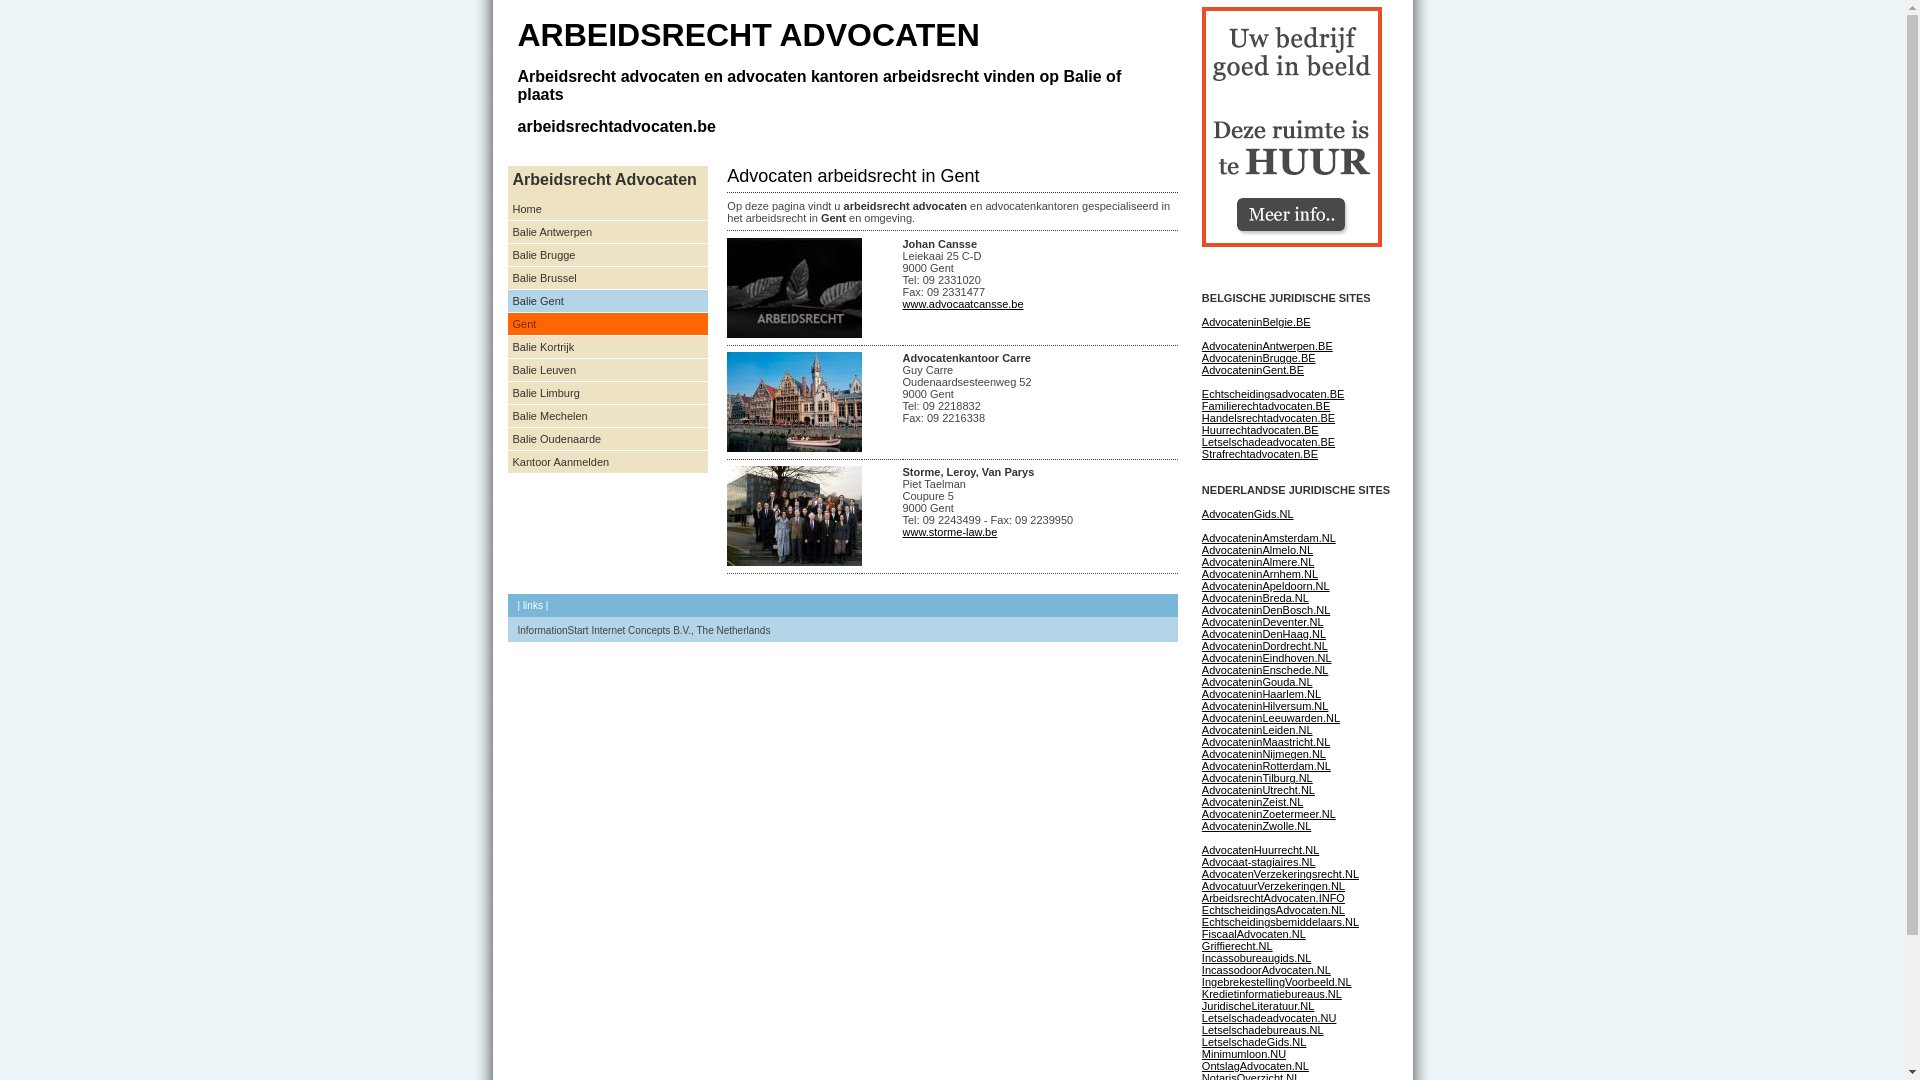  What do you see at coordinates (1266, 658) in the screenshot?
I see `'AdvocateninEindhoven.NL'` at bounding box center [1266, 658].